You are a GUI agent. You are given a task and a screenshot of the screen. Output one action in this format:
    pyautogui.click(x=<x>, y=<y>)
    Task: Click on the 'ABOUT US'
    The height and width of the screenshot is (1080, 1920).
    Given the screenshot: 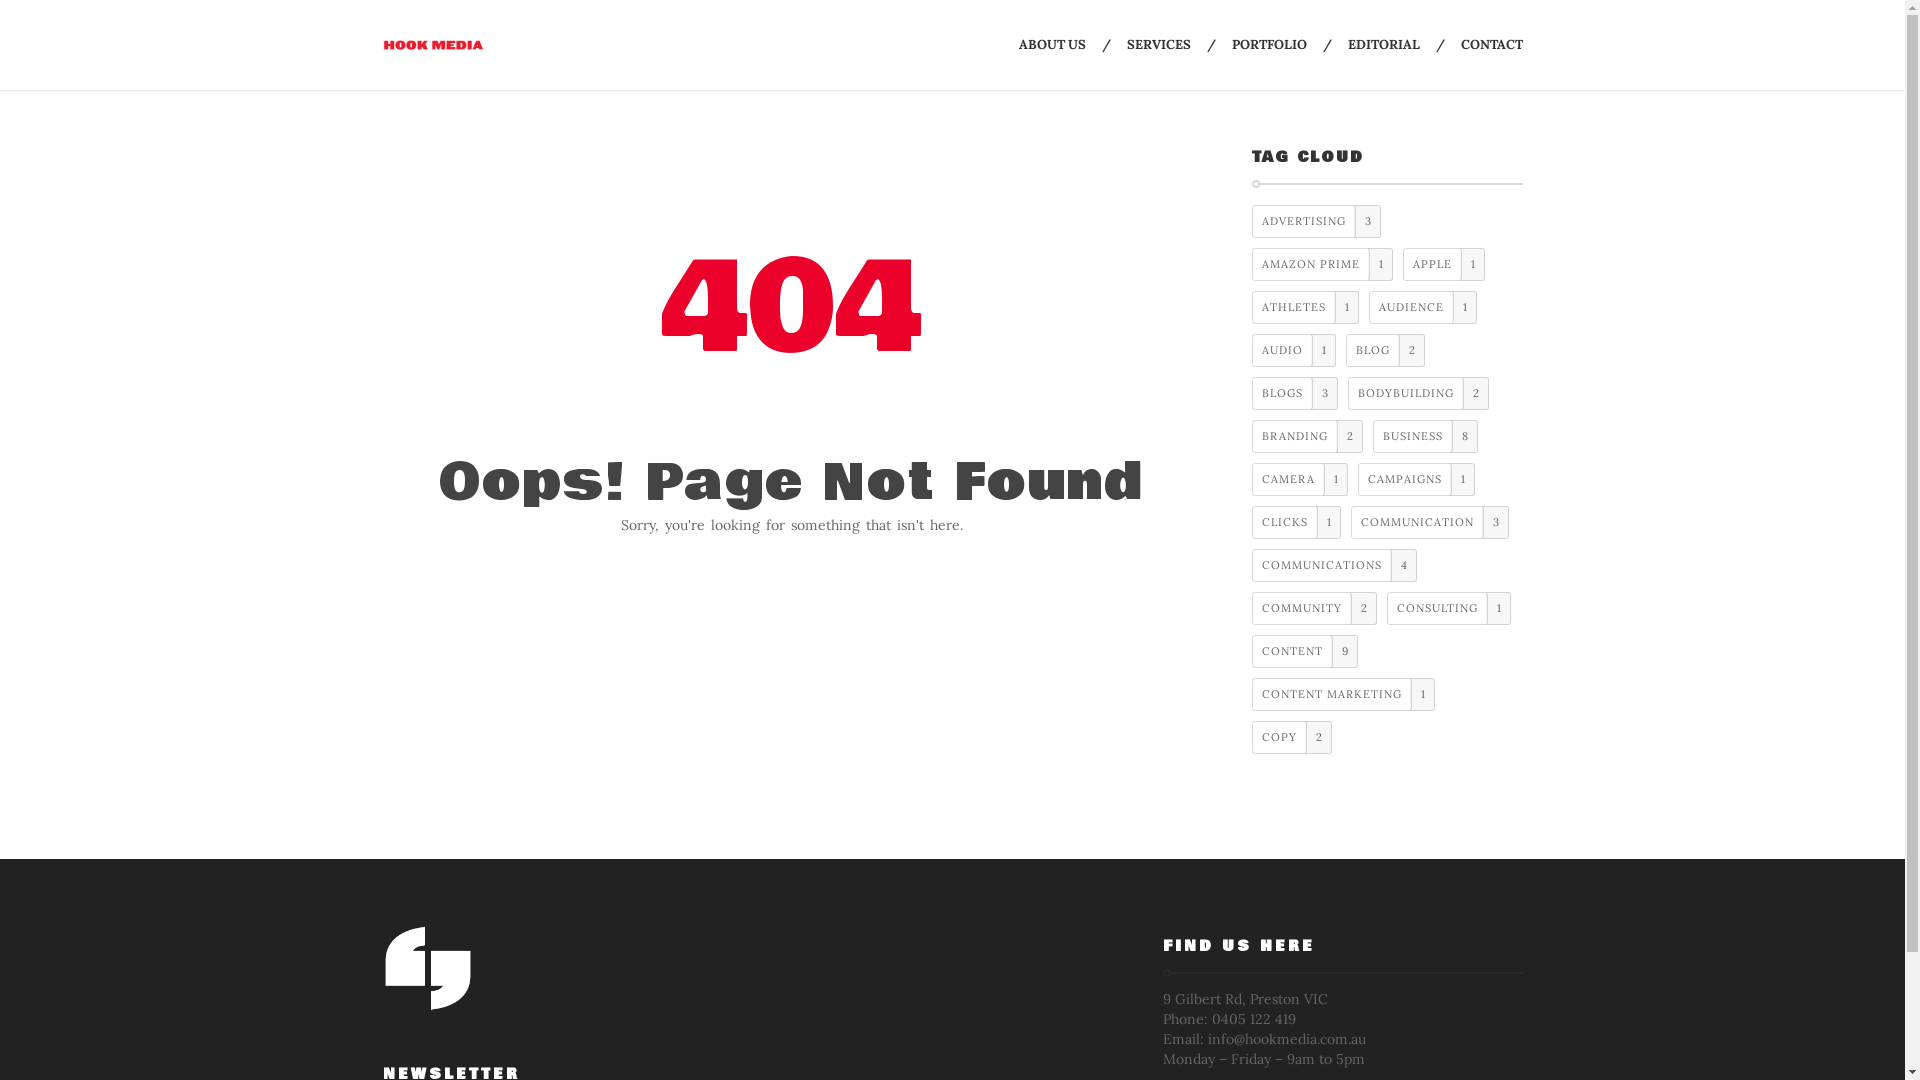 What is the action you would take?
    pyautogui.click(x=1017, y=45)
    